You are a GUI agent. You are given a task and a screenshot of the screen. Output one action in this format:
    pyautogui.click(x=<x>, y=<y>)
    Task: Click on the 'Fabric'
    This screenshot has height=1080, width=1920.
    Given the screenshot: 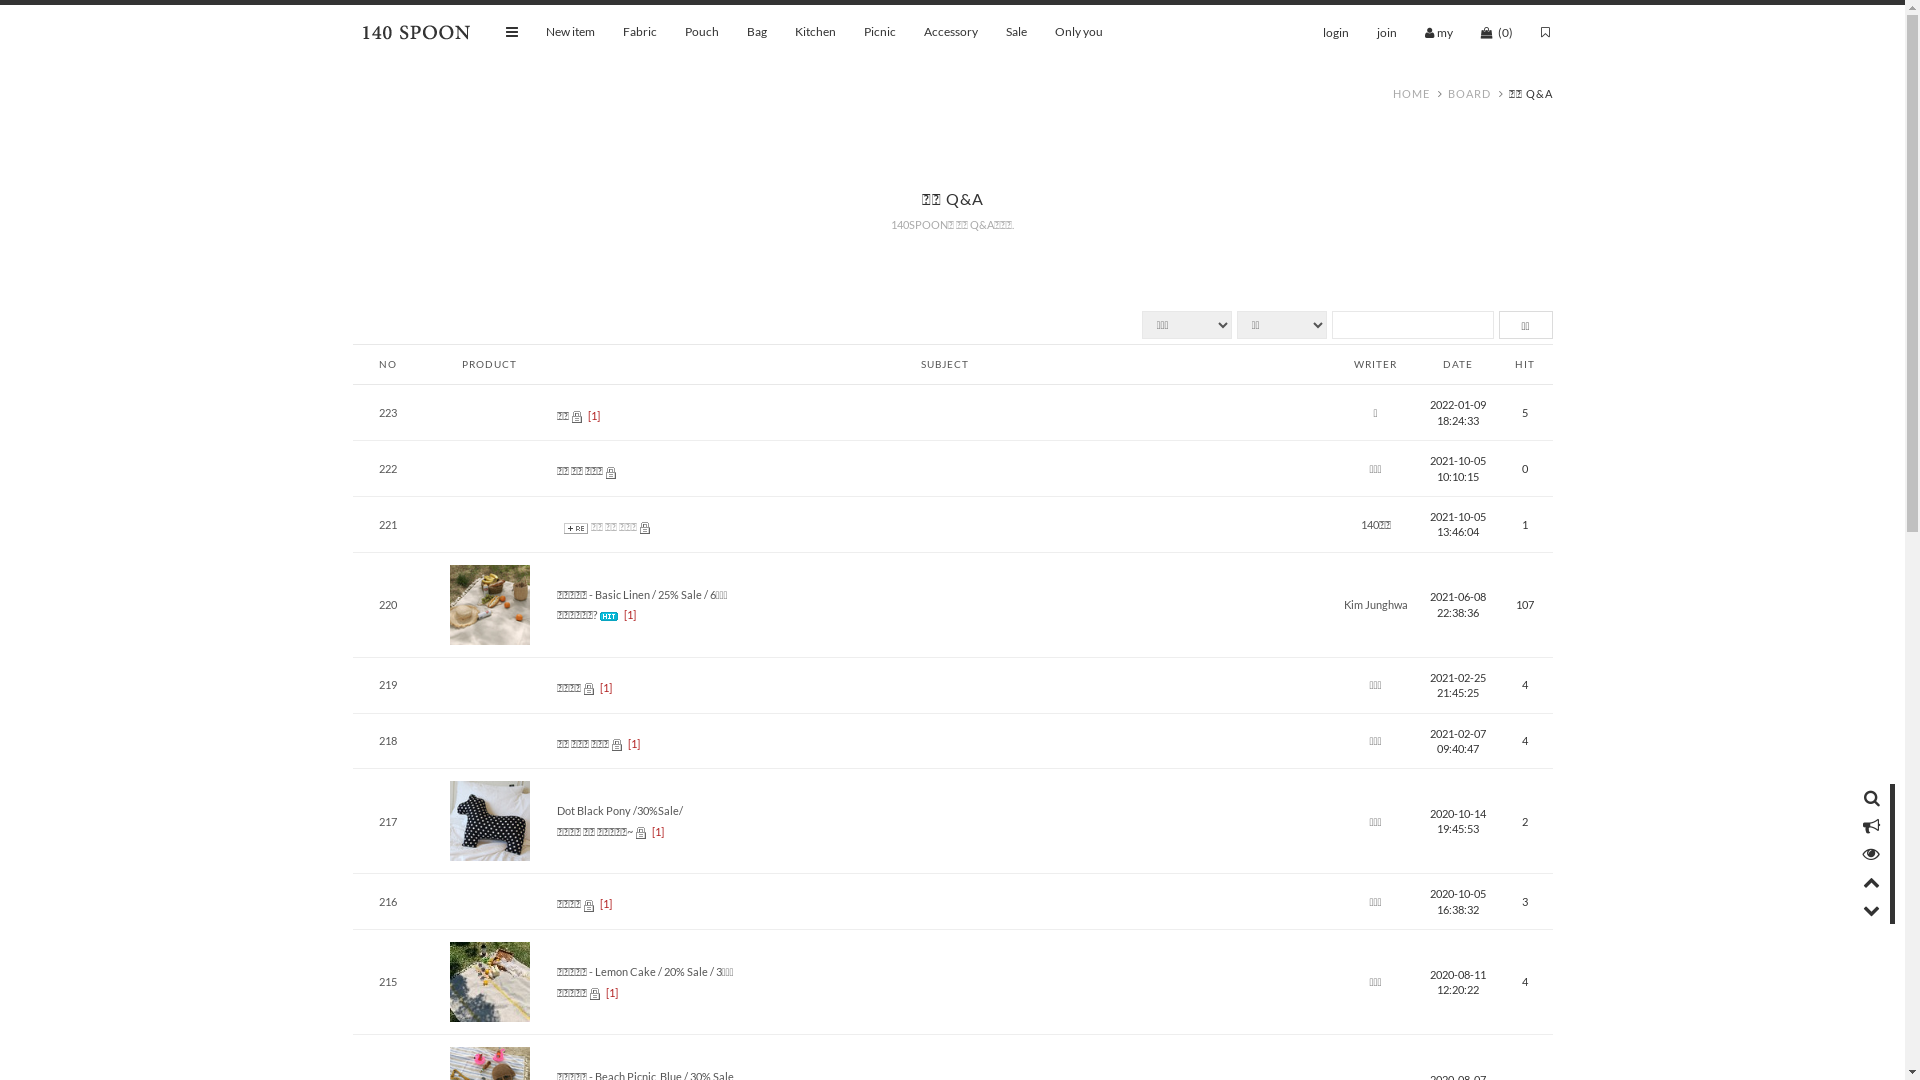 What is the action you would take?
    pyautogui.click(x=621, y=31)
    